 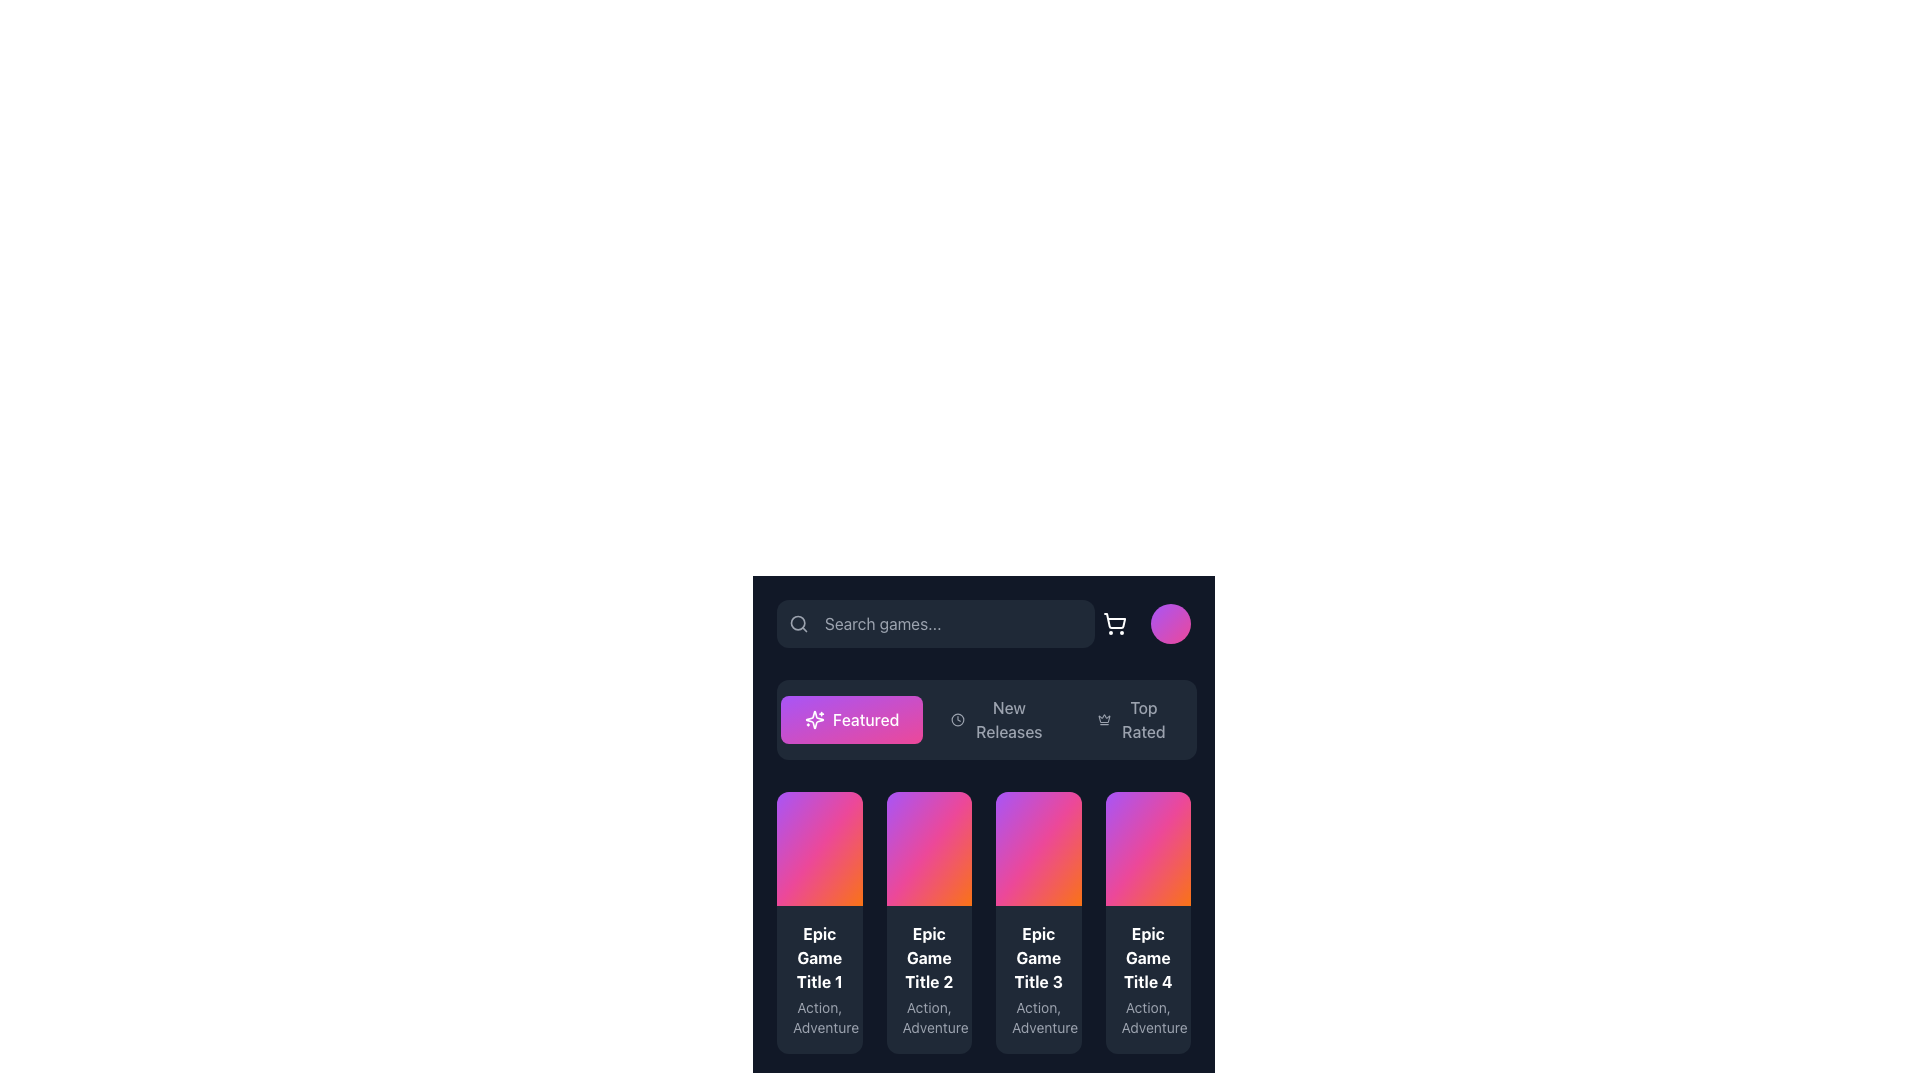 I want to click on the 'Featured' button which contains the Decorative SVG icon, located at the top-left section of the central UI toolbar, so click(x=815, y=720).